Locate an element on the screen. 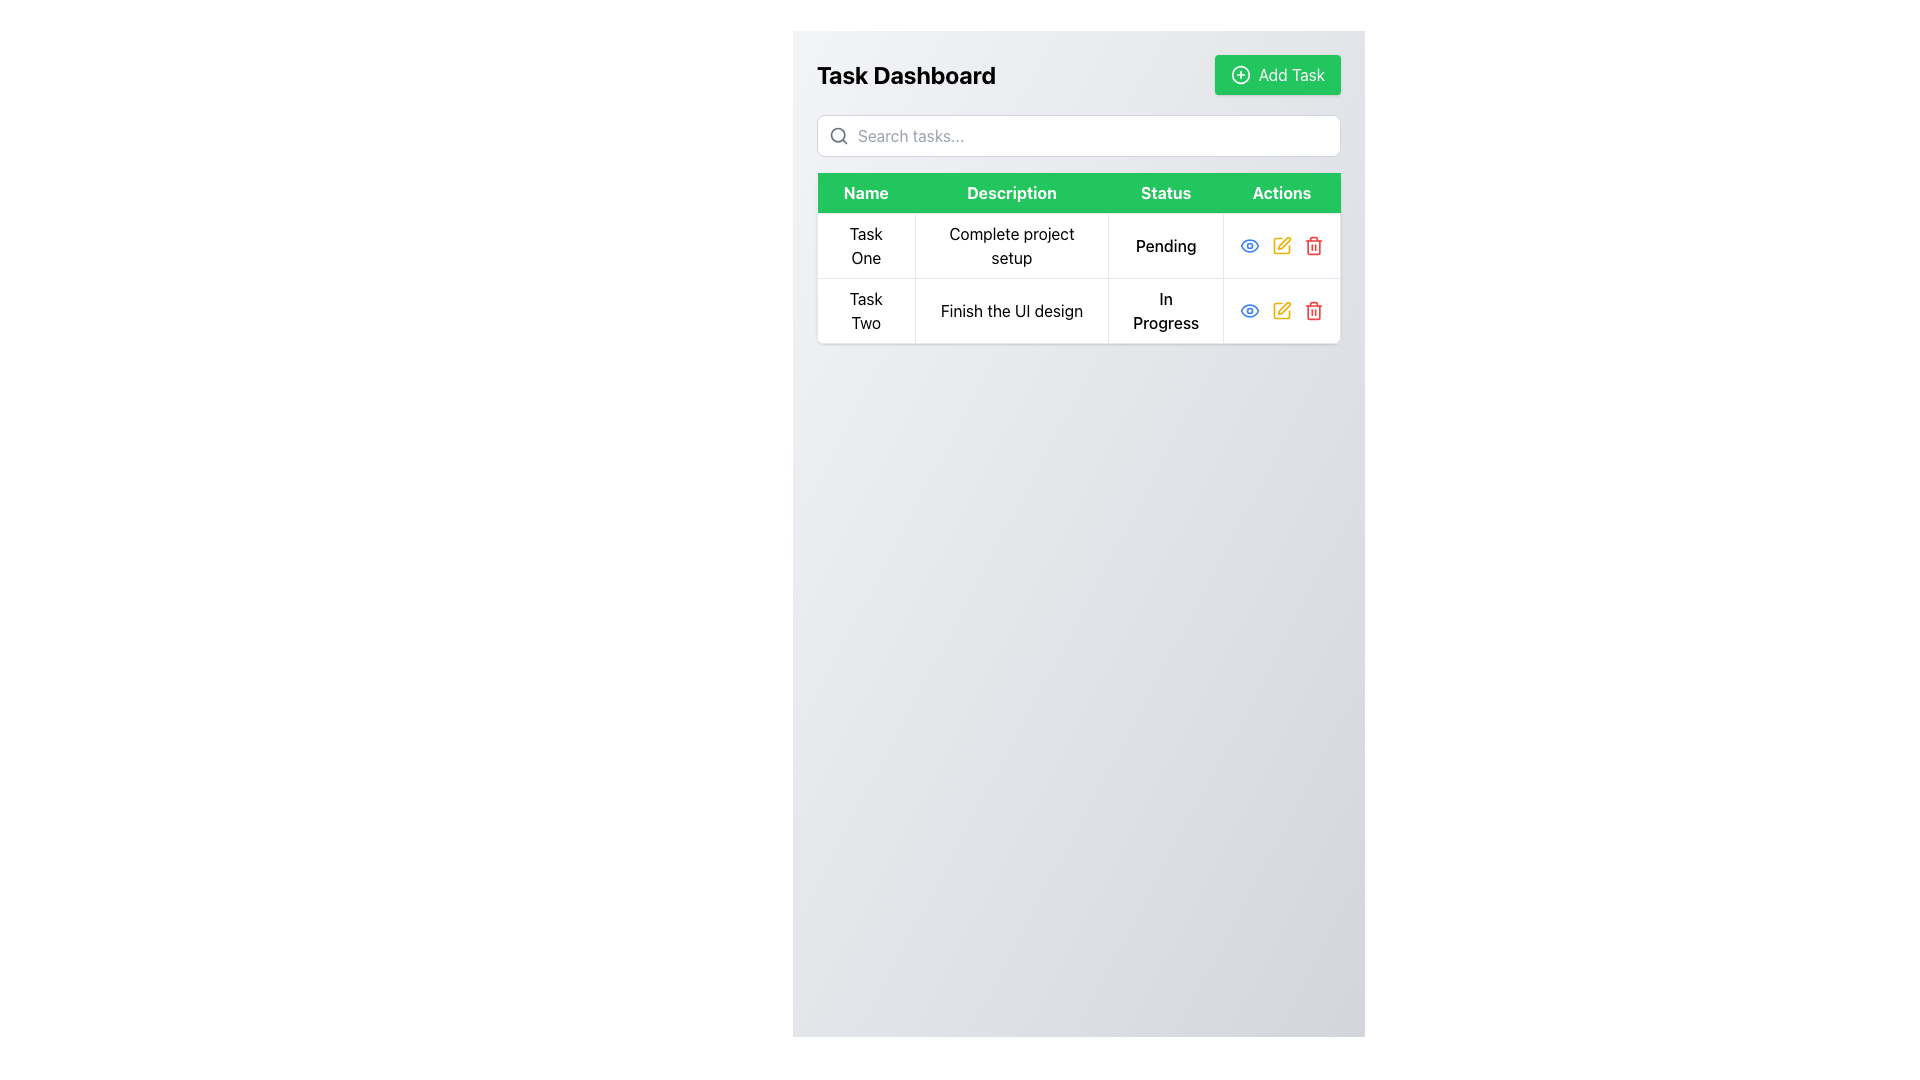 This screenshot has width=1920, height=1080. the trash bin icon in the 'Actions' column of the second row under the 'Task Two' entry is located at coordinates (1314, 312).